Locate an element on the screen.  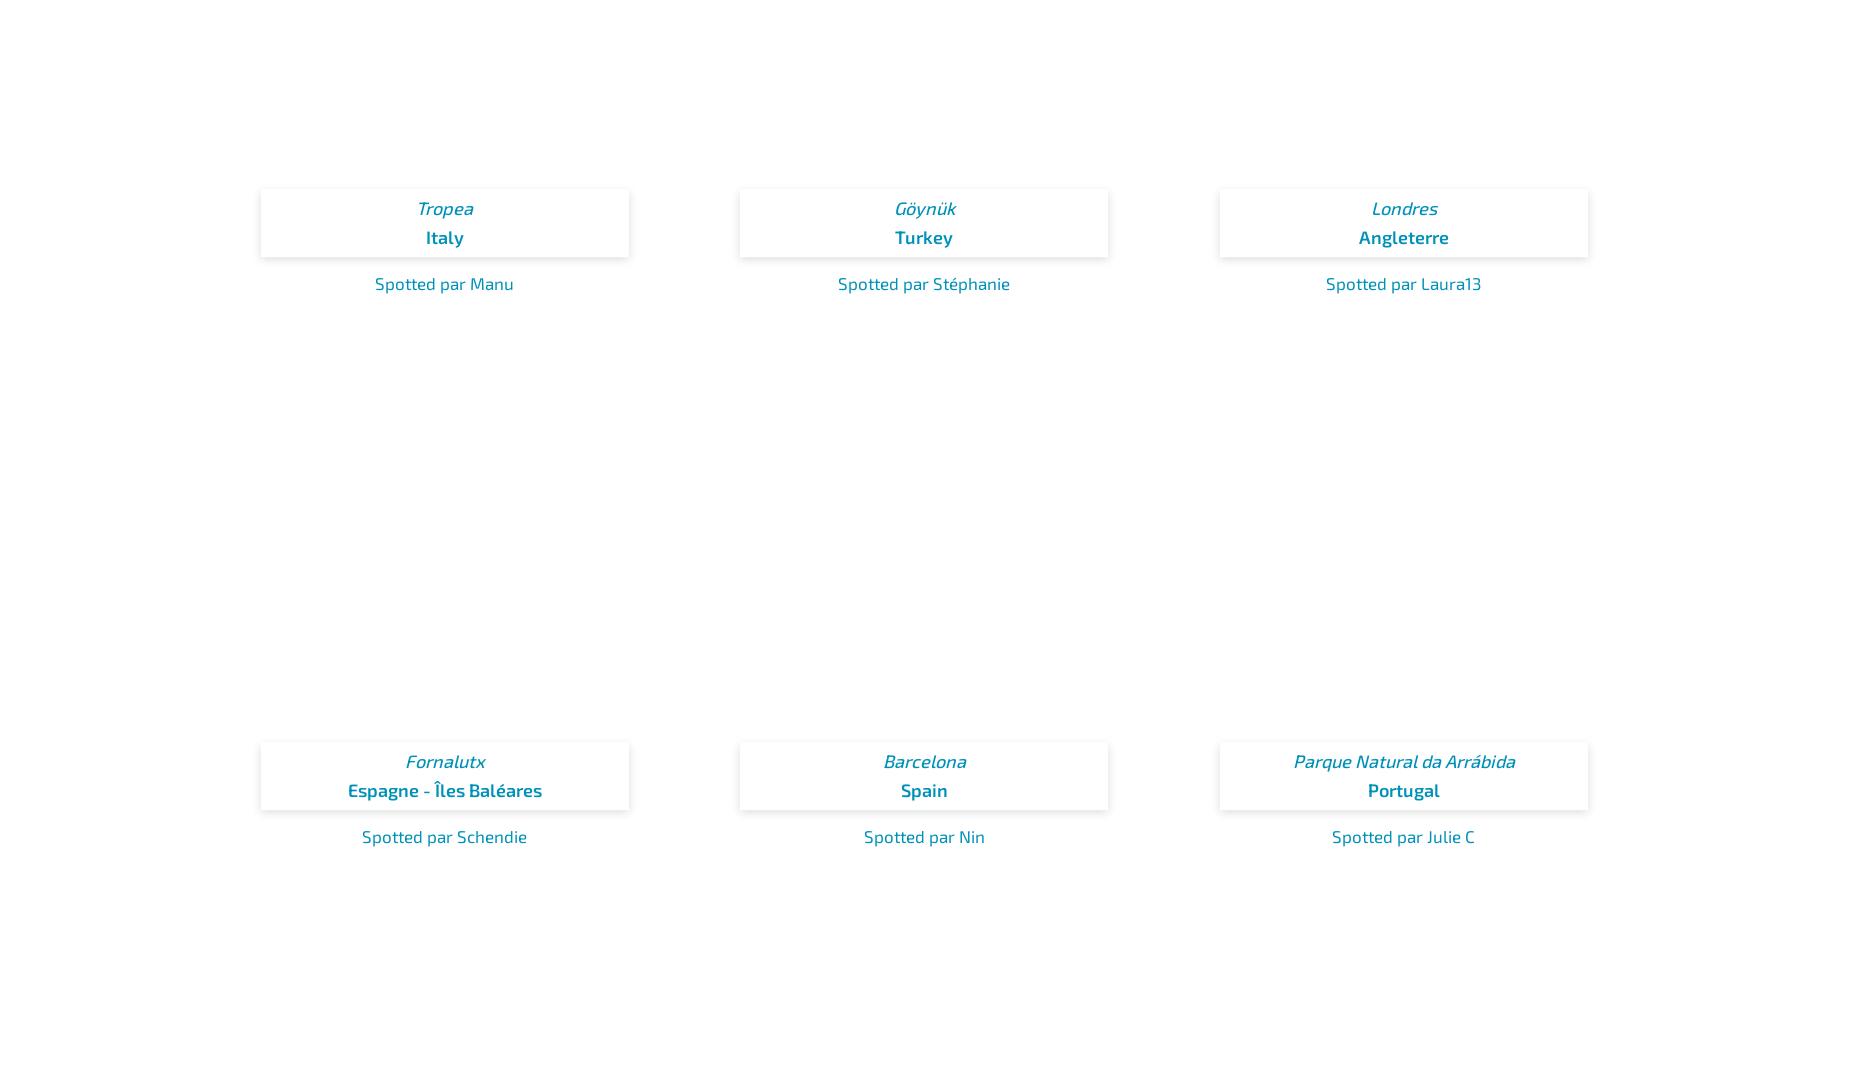
'Spotted par Laura13' is located at coordinates (1403, 282).